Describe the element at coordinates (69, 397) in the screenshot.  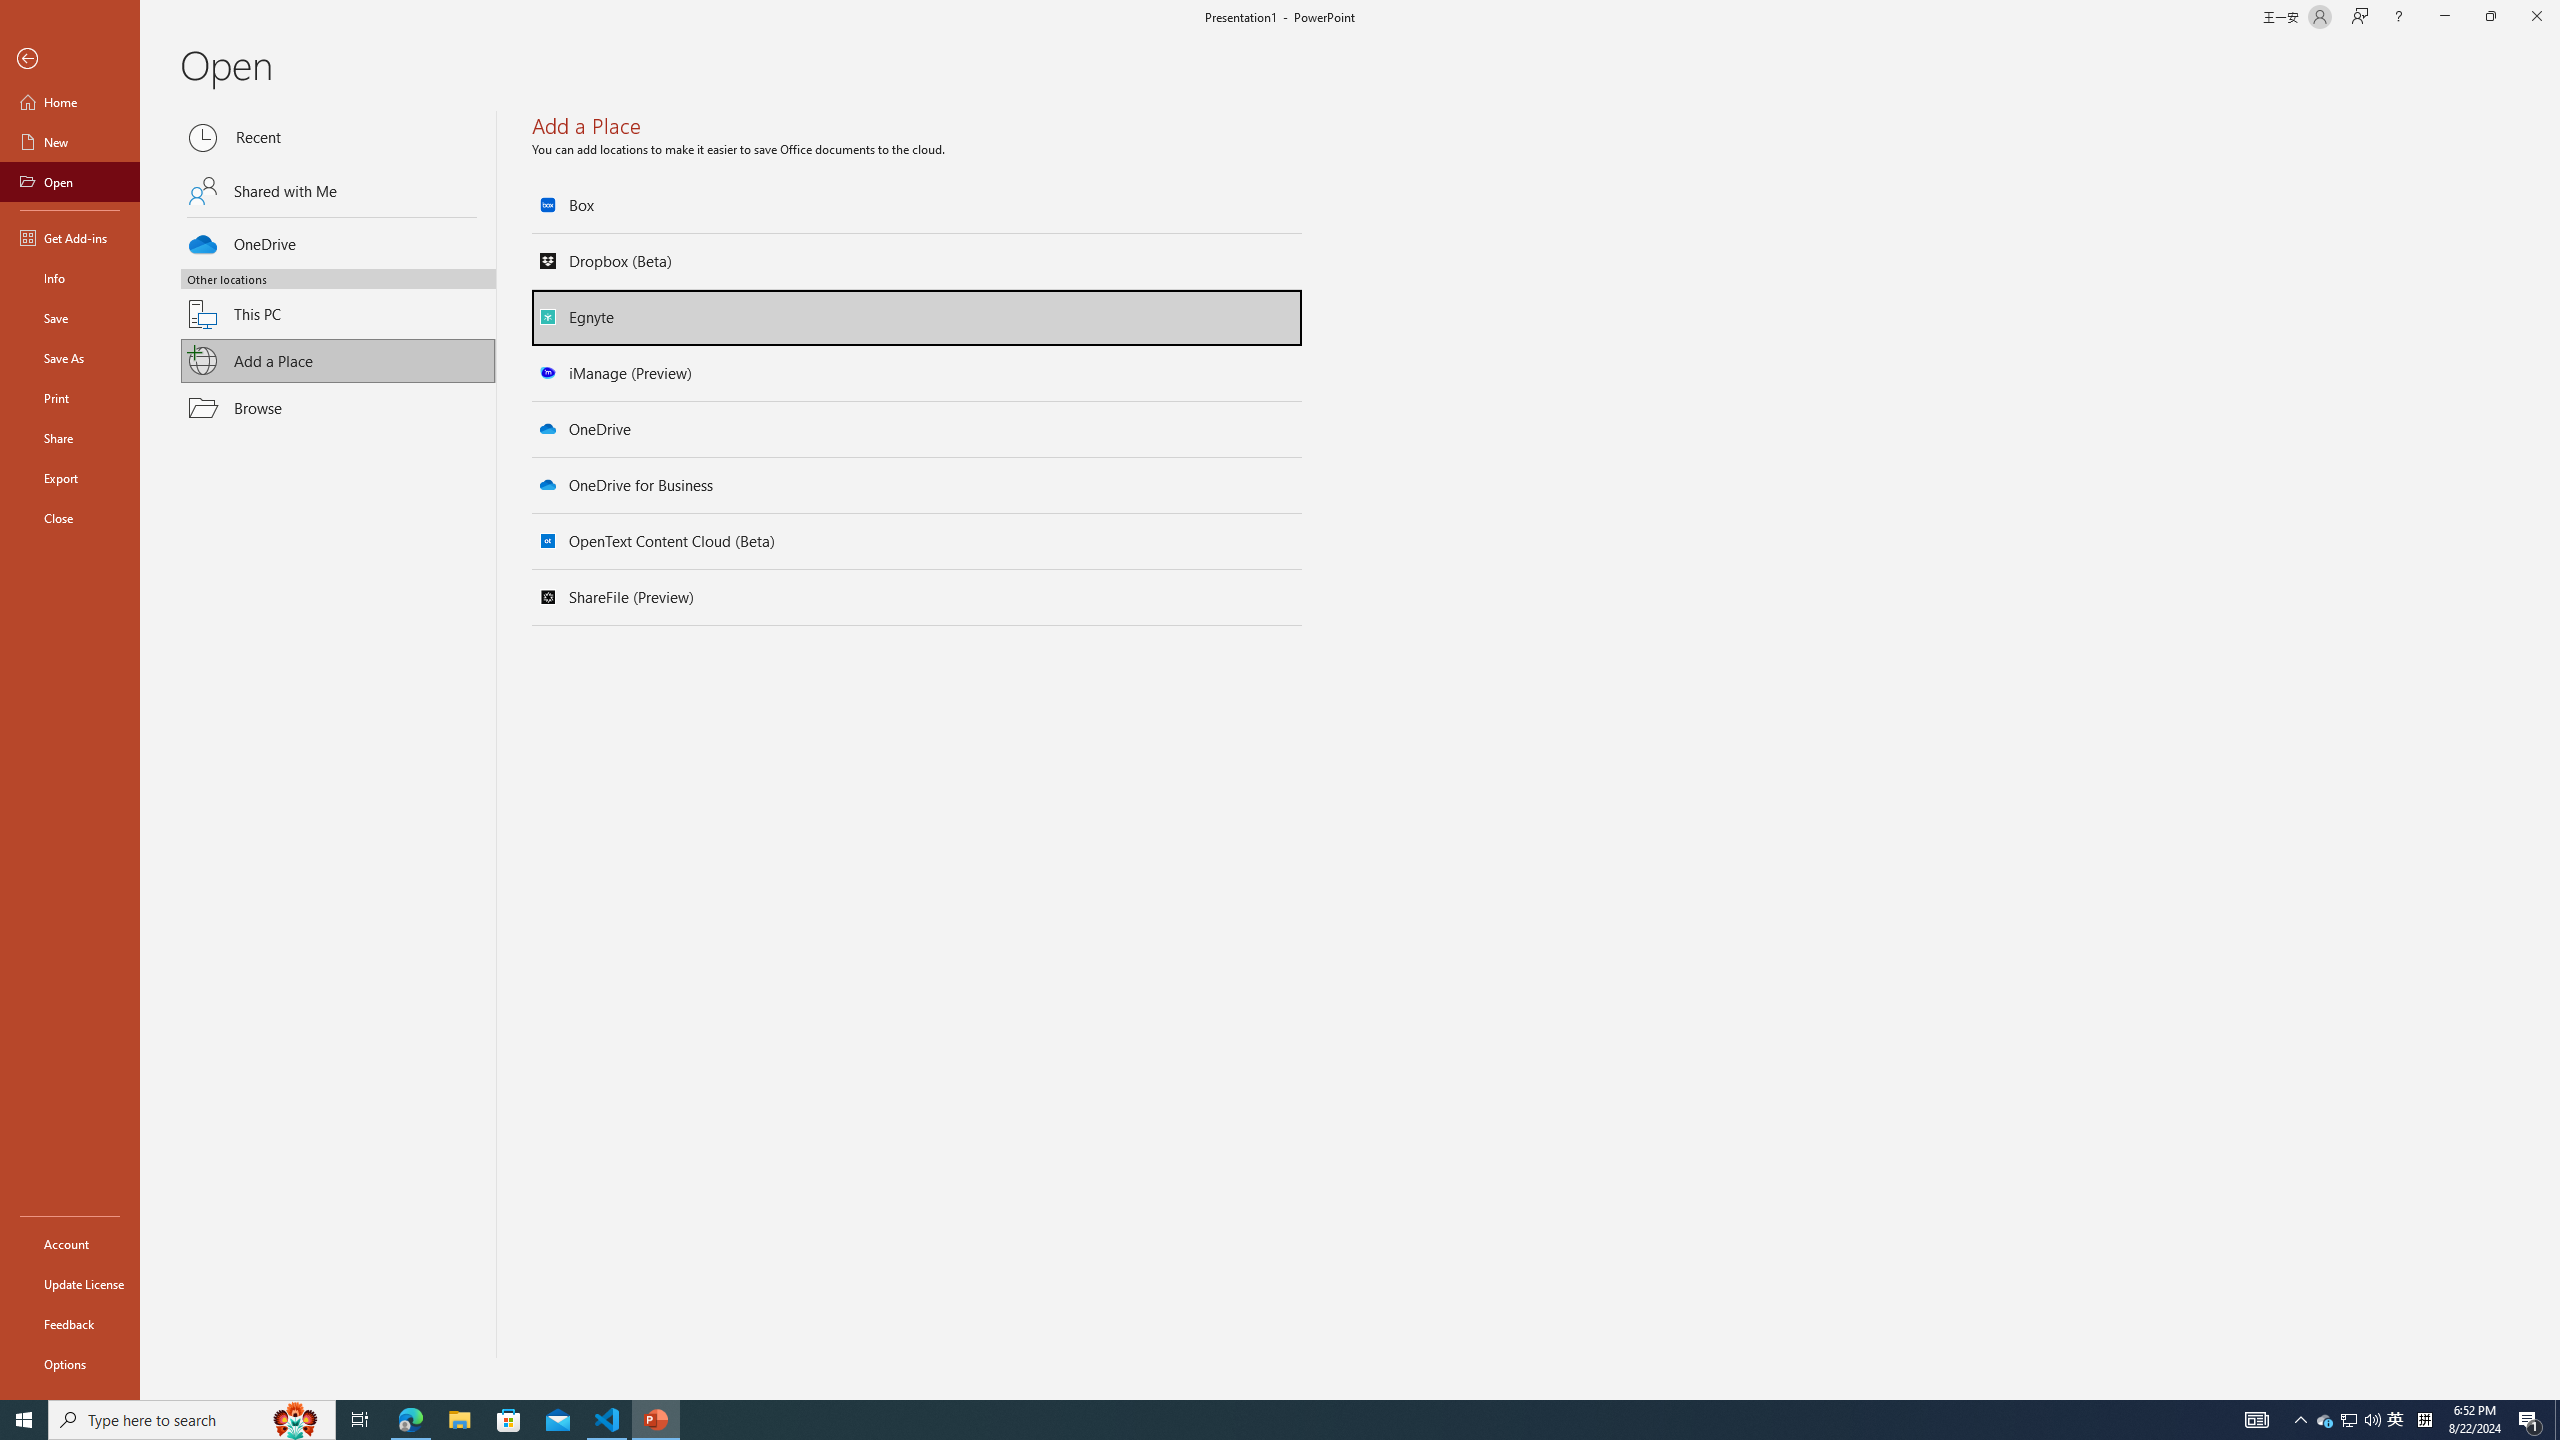
I see `'Print'` at that location.